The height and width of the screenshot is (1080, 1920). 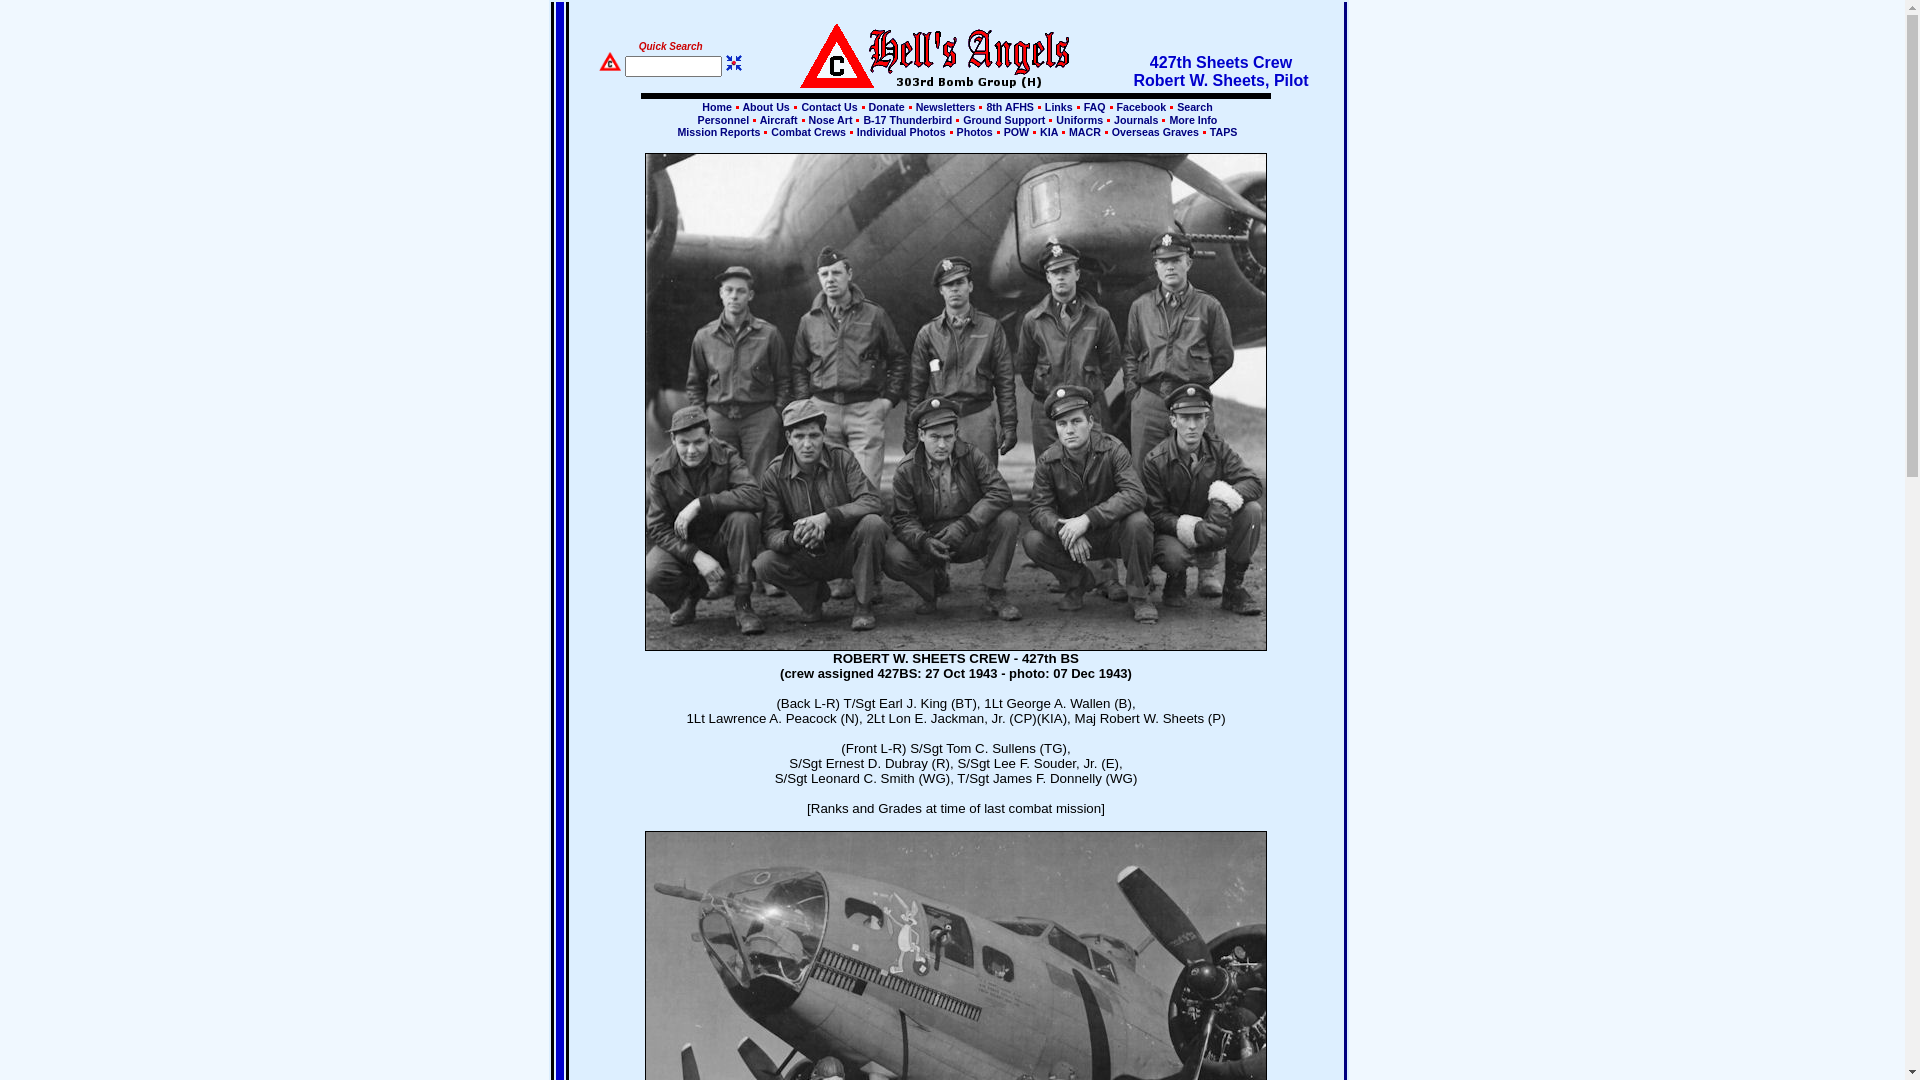 What do you see at coordinates (1083, 131) in the screenshot?
I see `'MACR'` at bounding box center [1083, 131].